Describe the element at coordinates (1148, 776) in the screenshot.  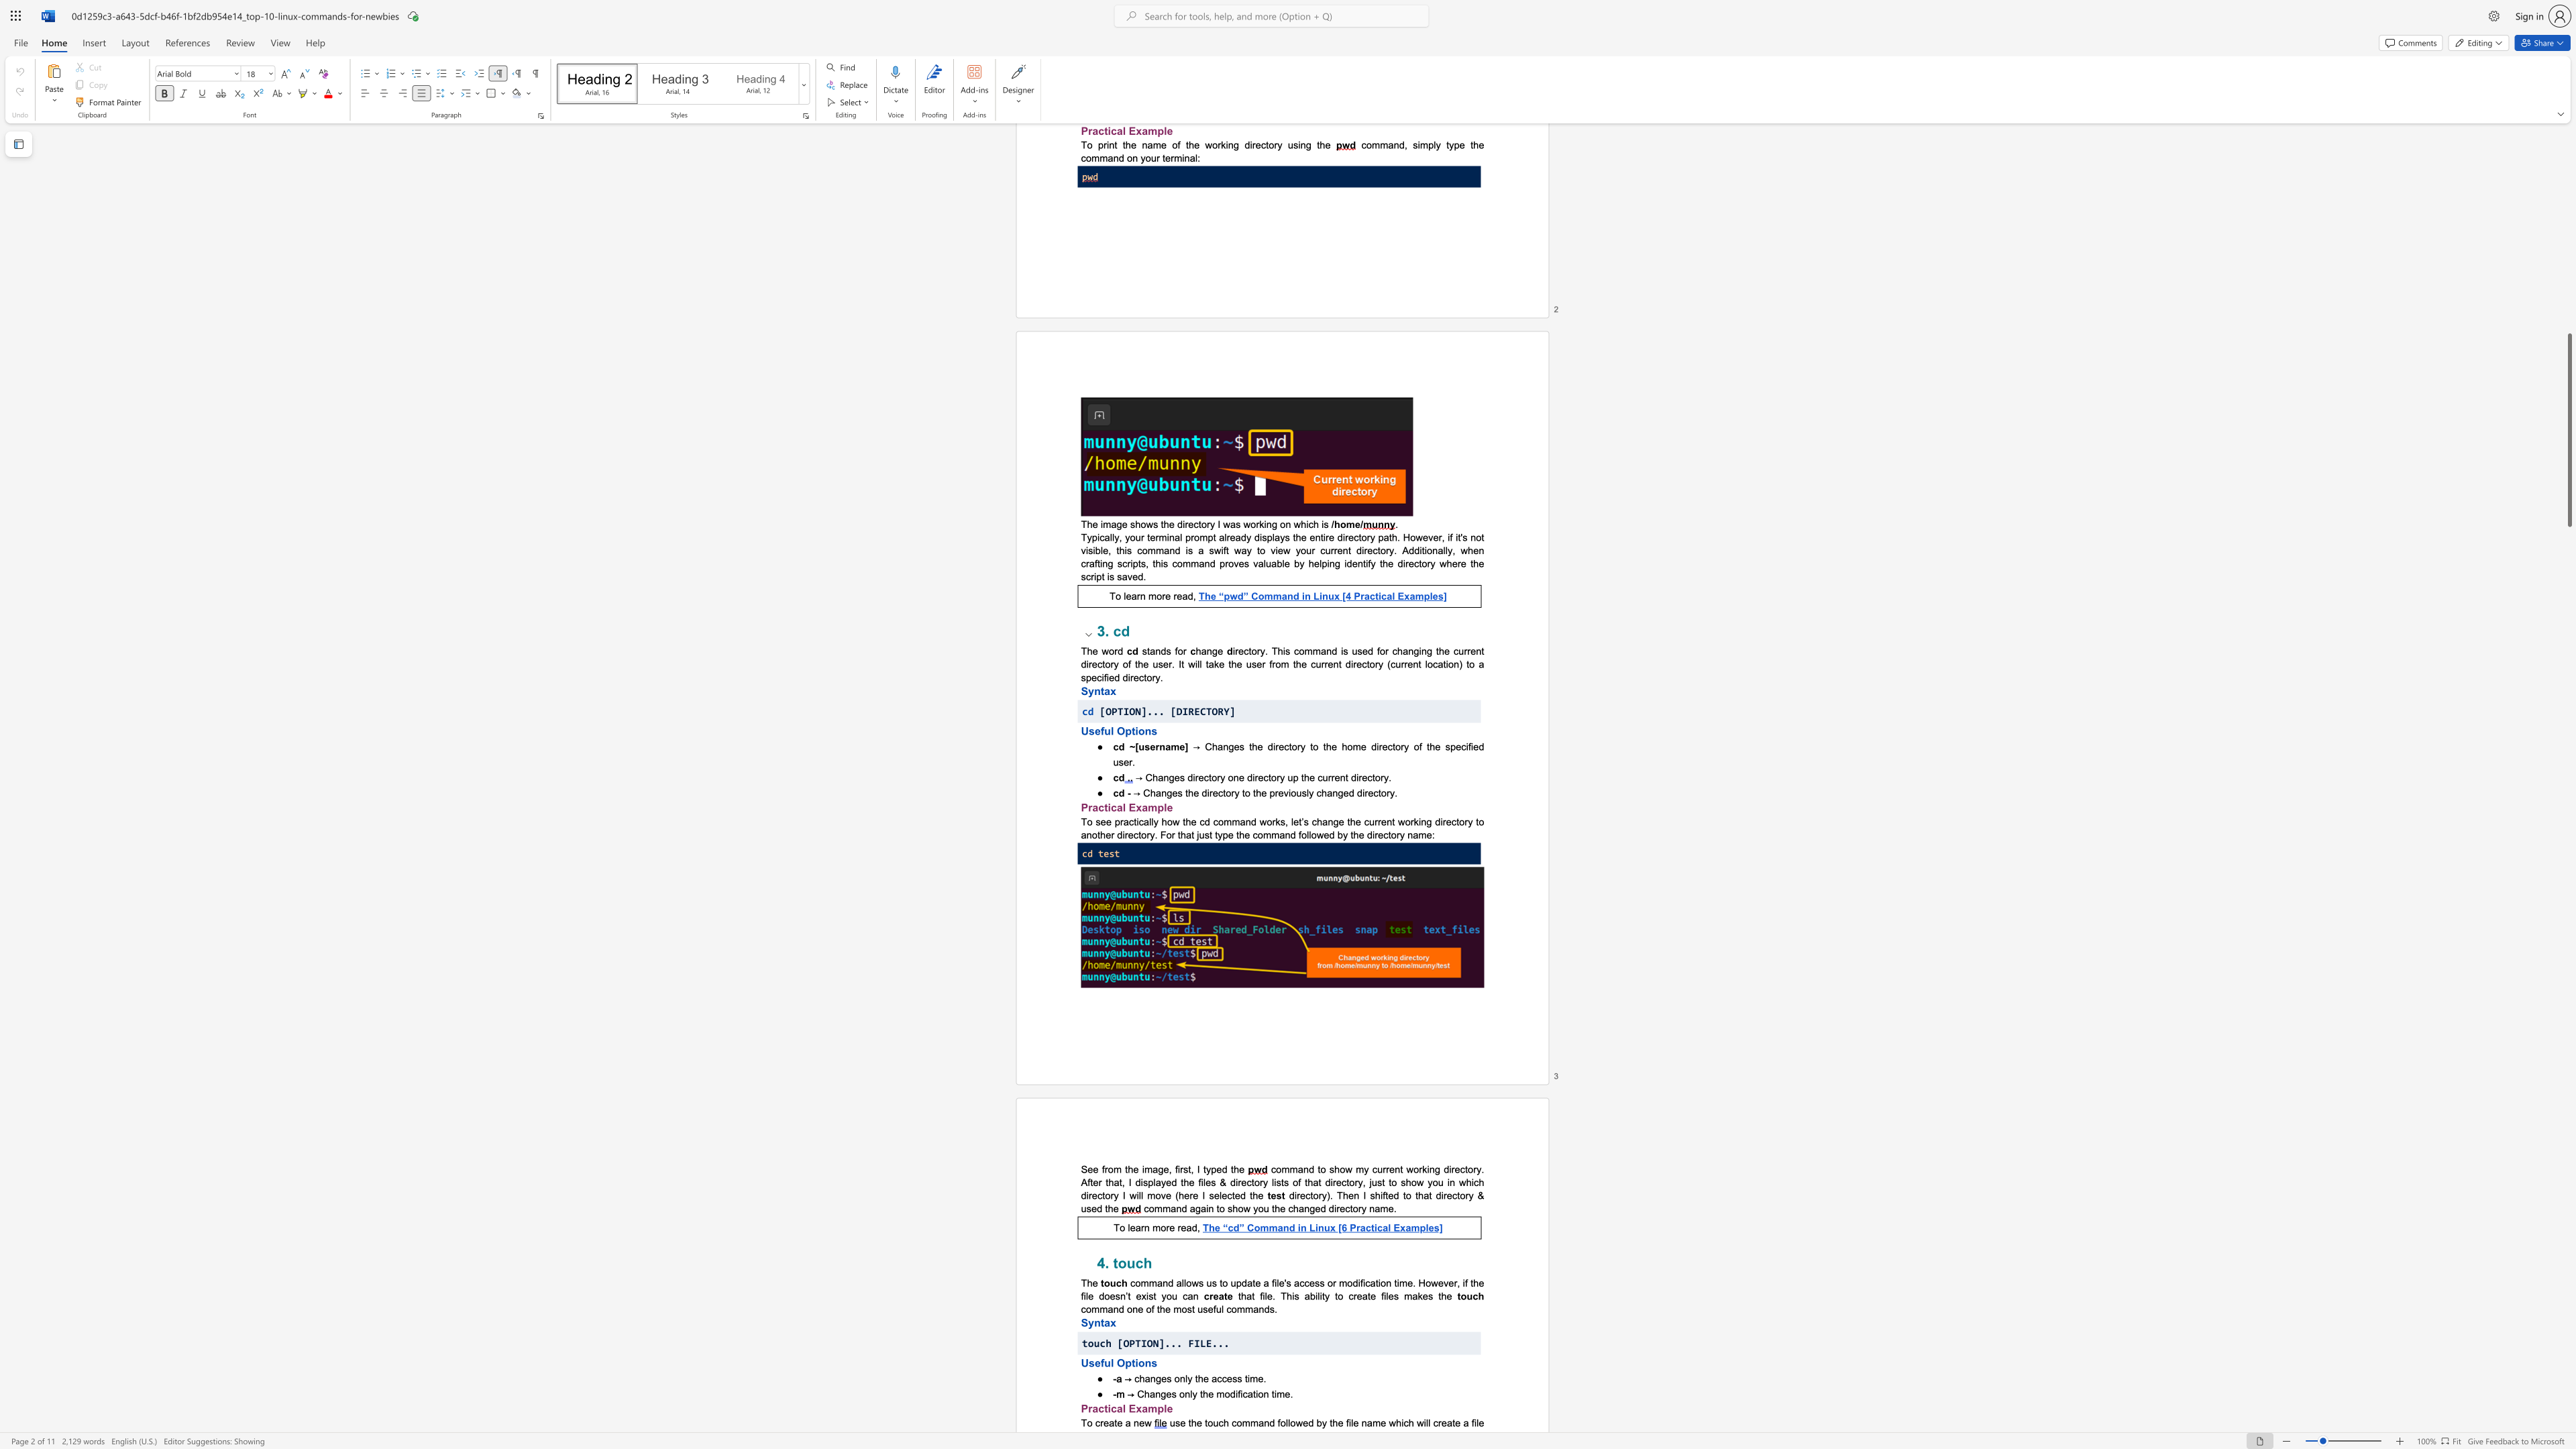
I see `the 1th character "C" in the text` at that location.